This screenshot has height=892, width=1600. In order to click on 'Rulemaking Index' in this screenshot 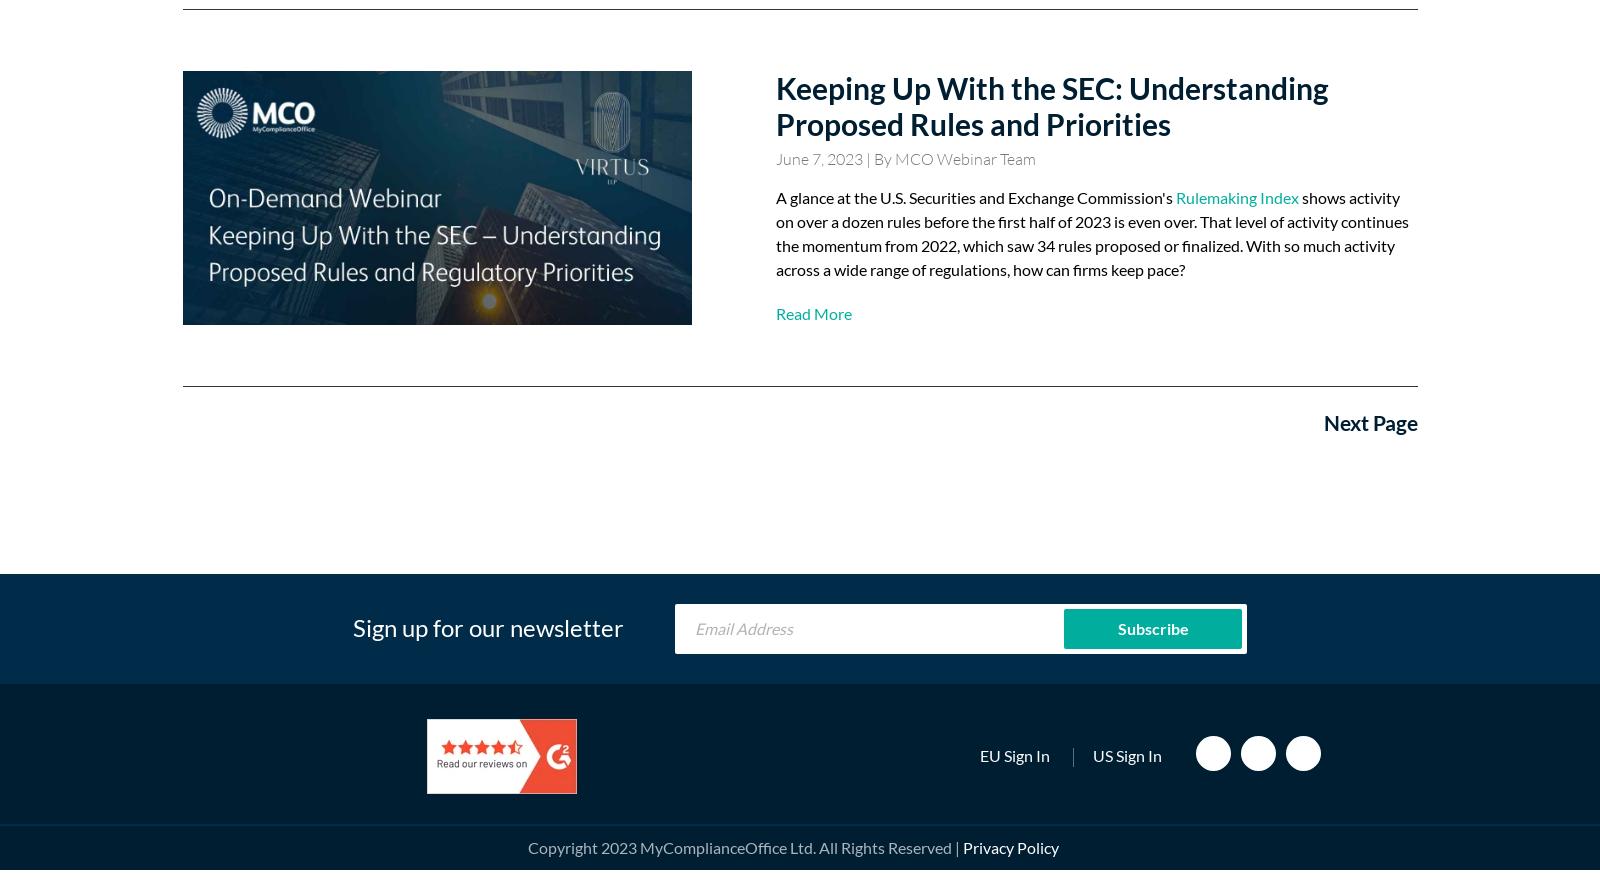, I will do `click(1235, 196)`.